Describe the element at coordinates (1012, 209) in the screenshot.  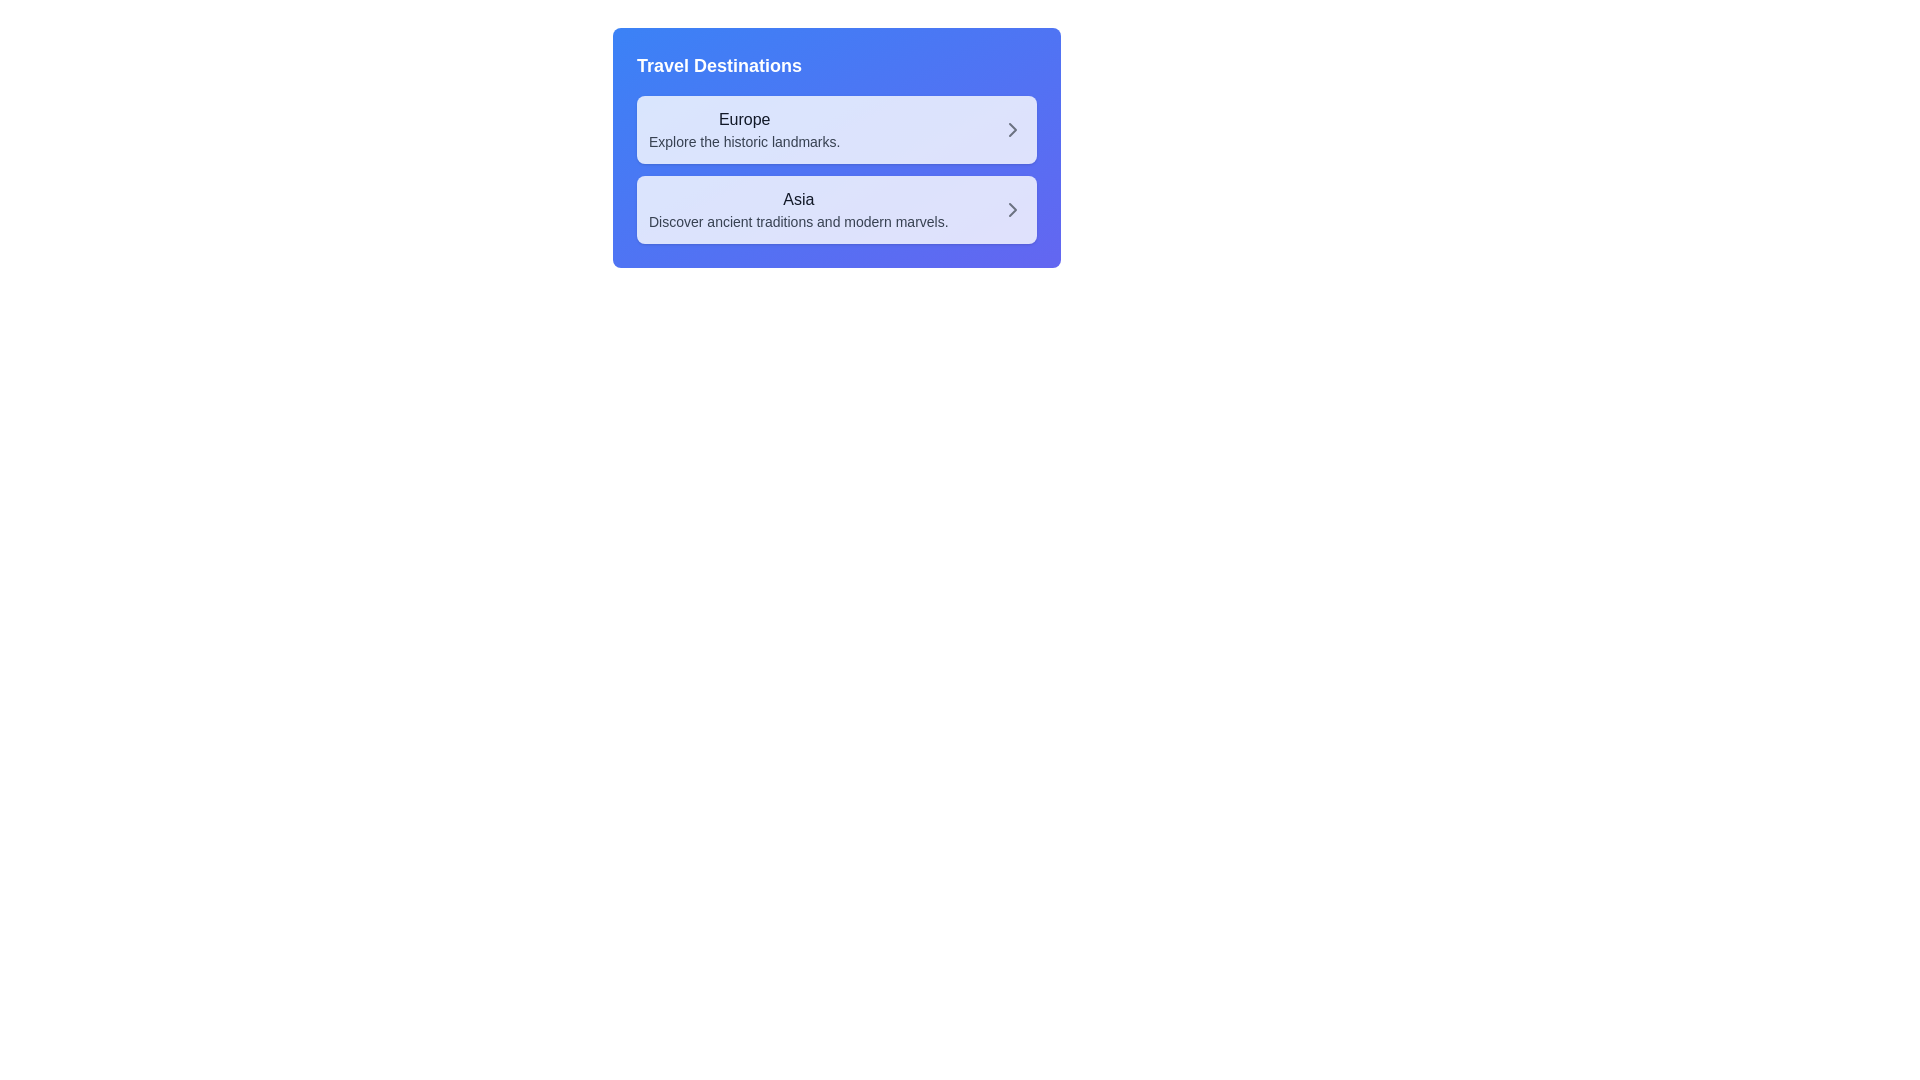
I see `the Chevron icon located at the rightmost area of the card labeled 'Asia', which indicates navigation or expansion functionality` at that location.